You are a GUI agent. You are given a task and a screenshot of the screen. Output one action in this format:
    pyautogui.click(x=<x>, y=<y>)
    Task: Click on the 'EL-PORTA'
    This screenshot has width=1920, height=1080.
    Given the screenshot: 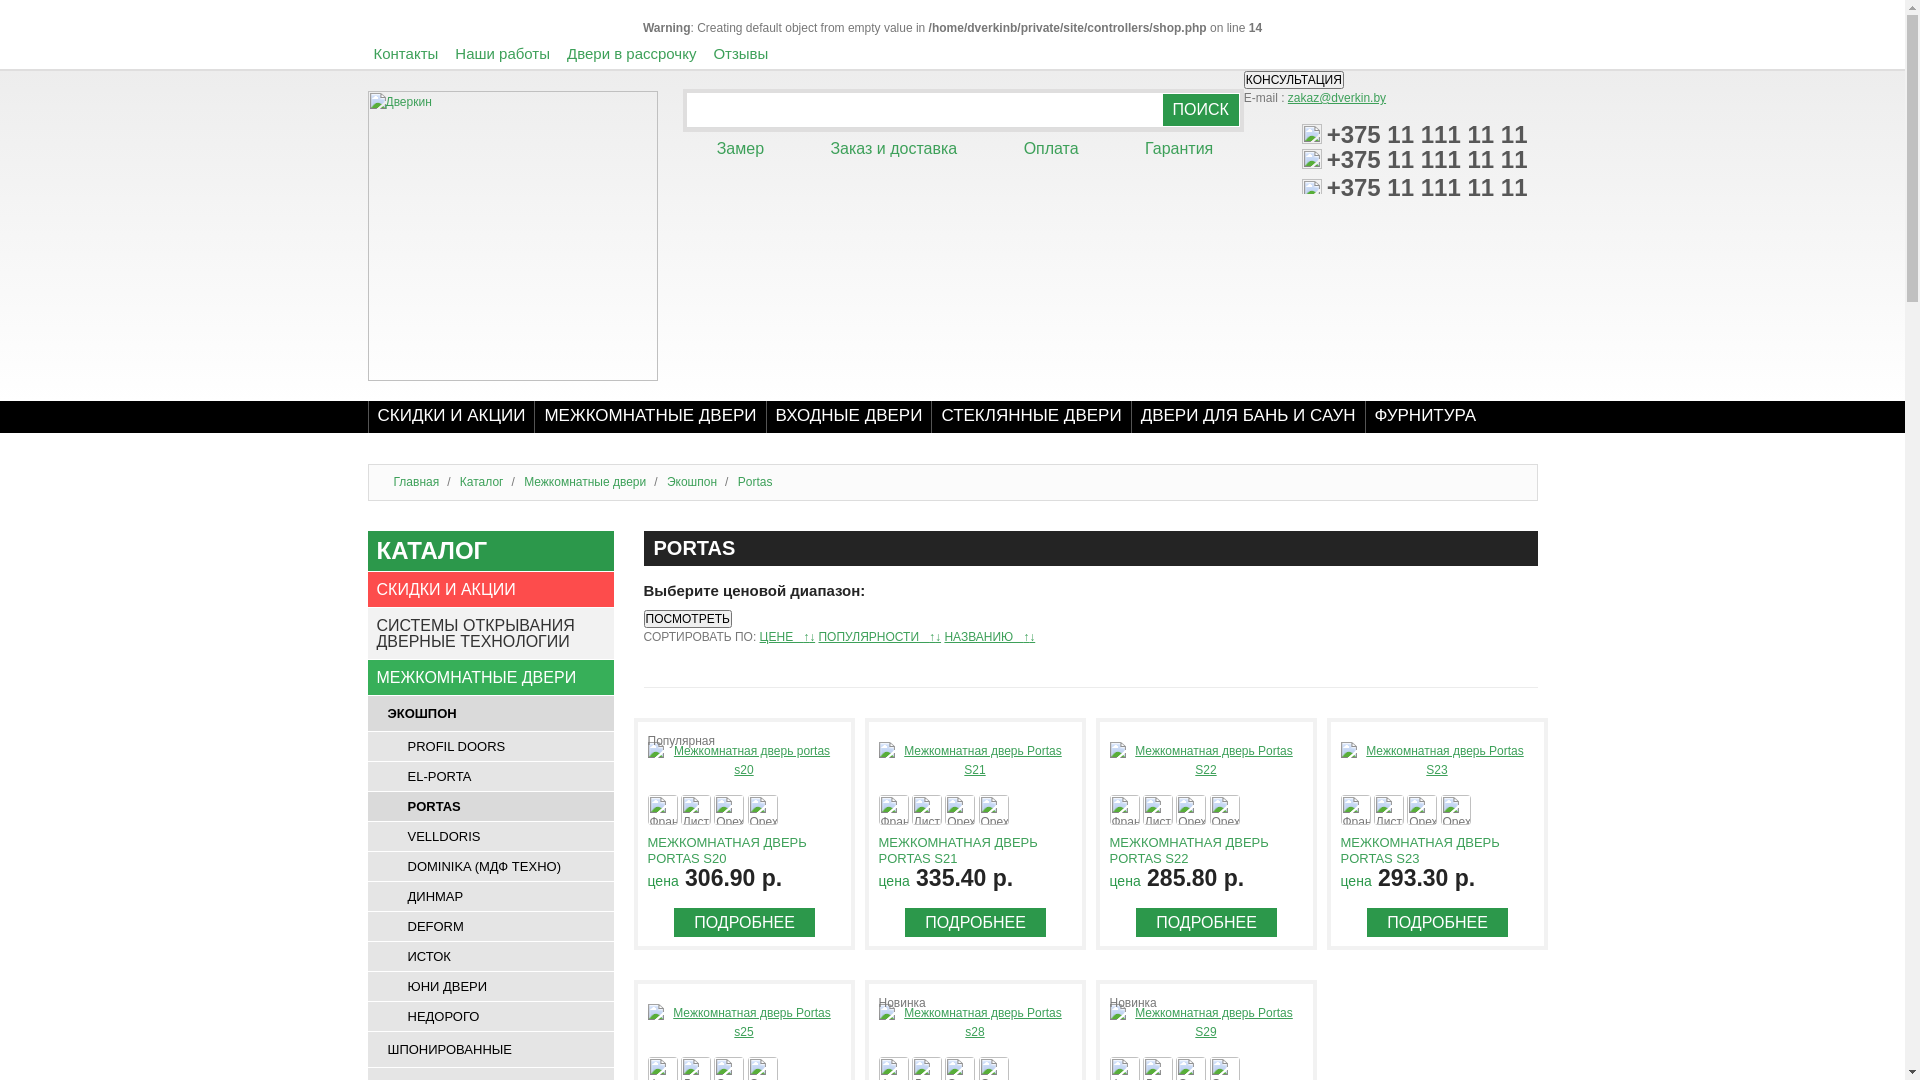 What is the action you would take?
    pyautogui.click(x=490, y=775)
    